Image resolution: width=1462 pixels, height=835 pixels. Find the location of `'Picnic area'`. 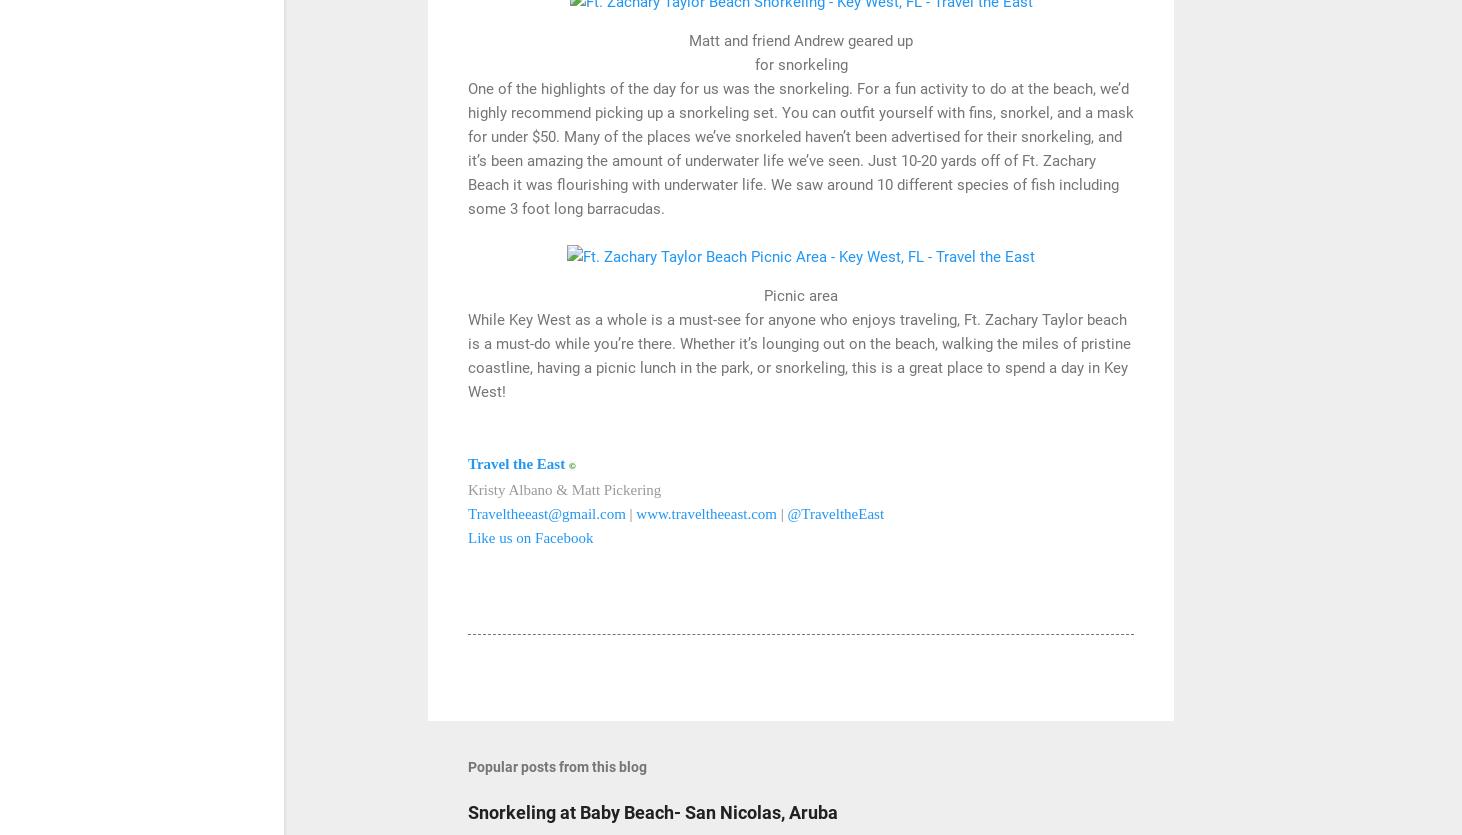

'Picnic area' is located at coordinates (800, 294).